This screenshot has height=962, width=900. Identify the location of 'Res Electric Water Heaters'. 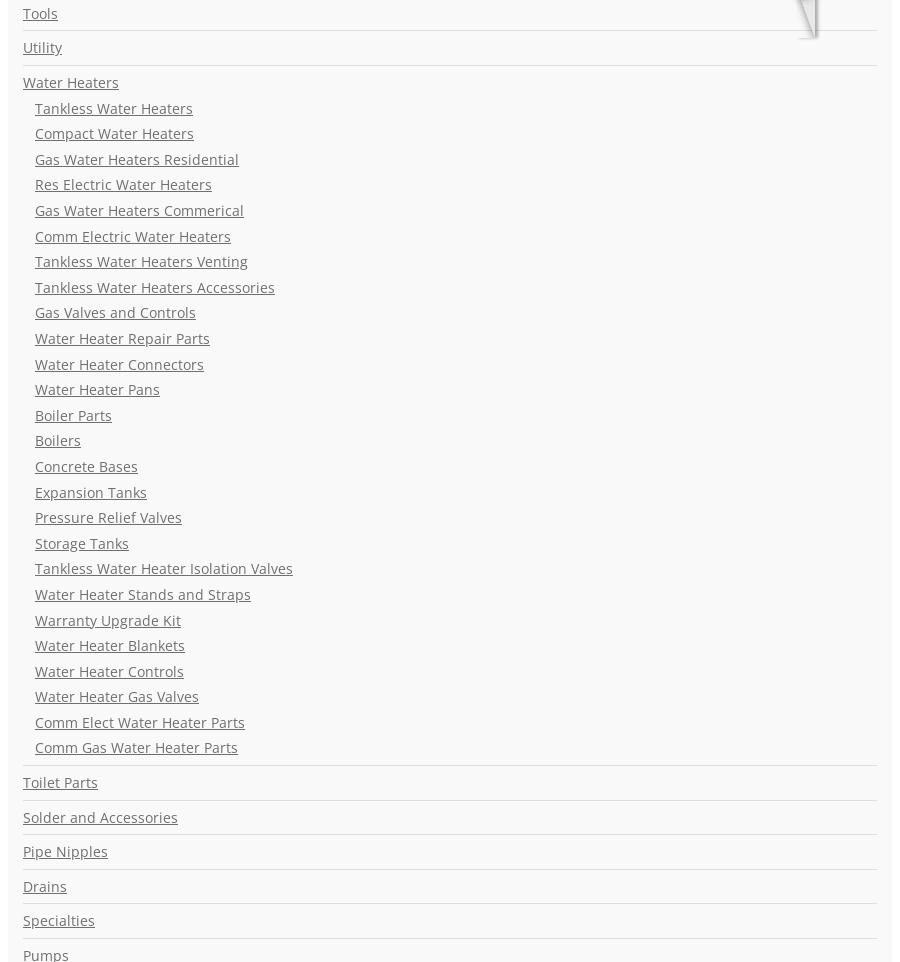
(123, 184).